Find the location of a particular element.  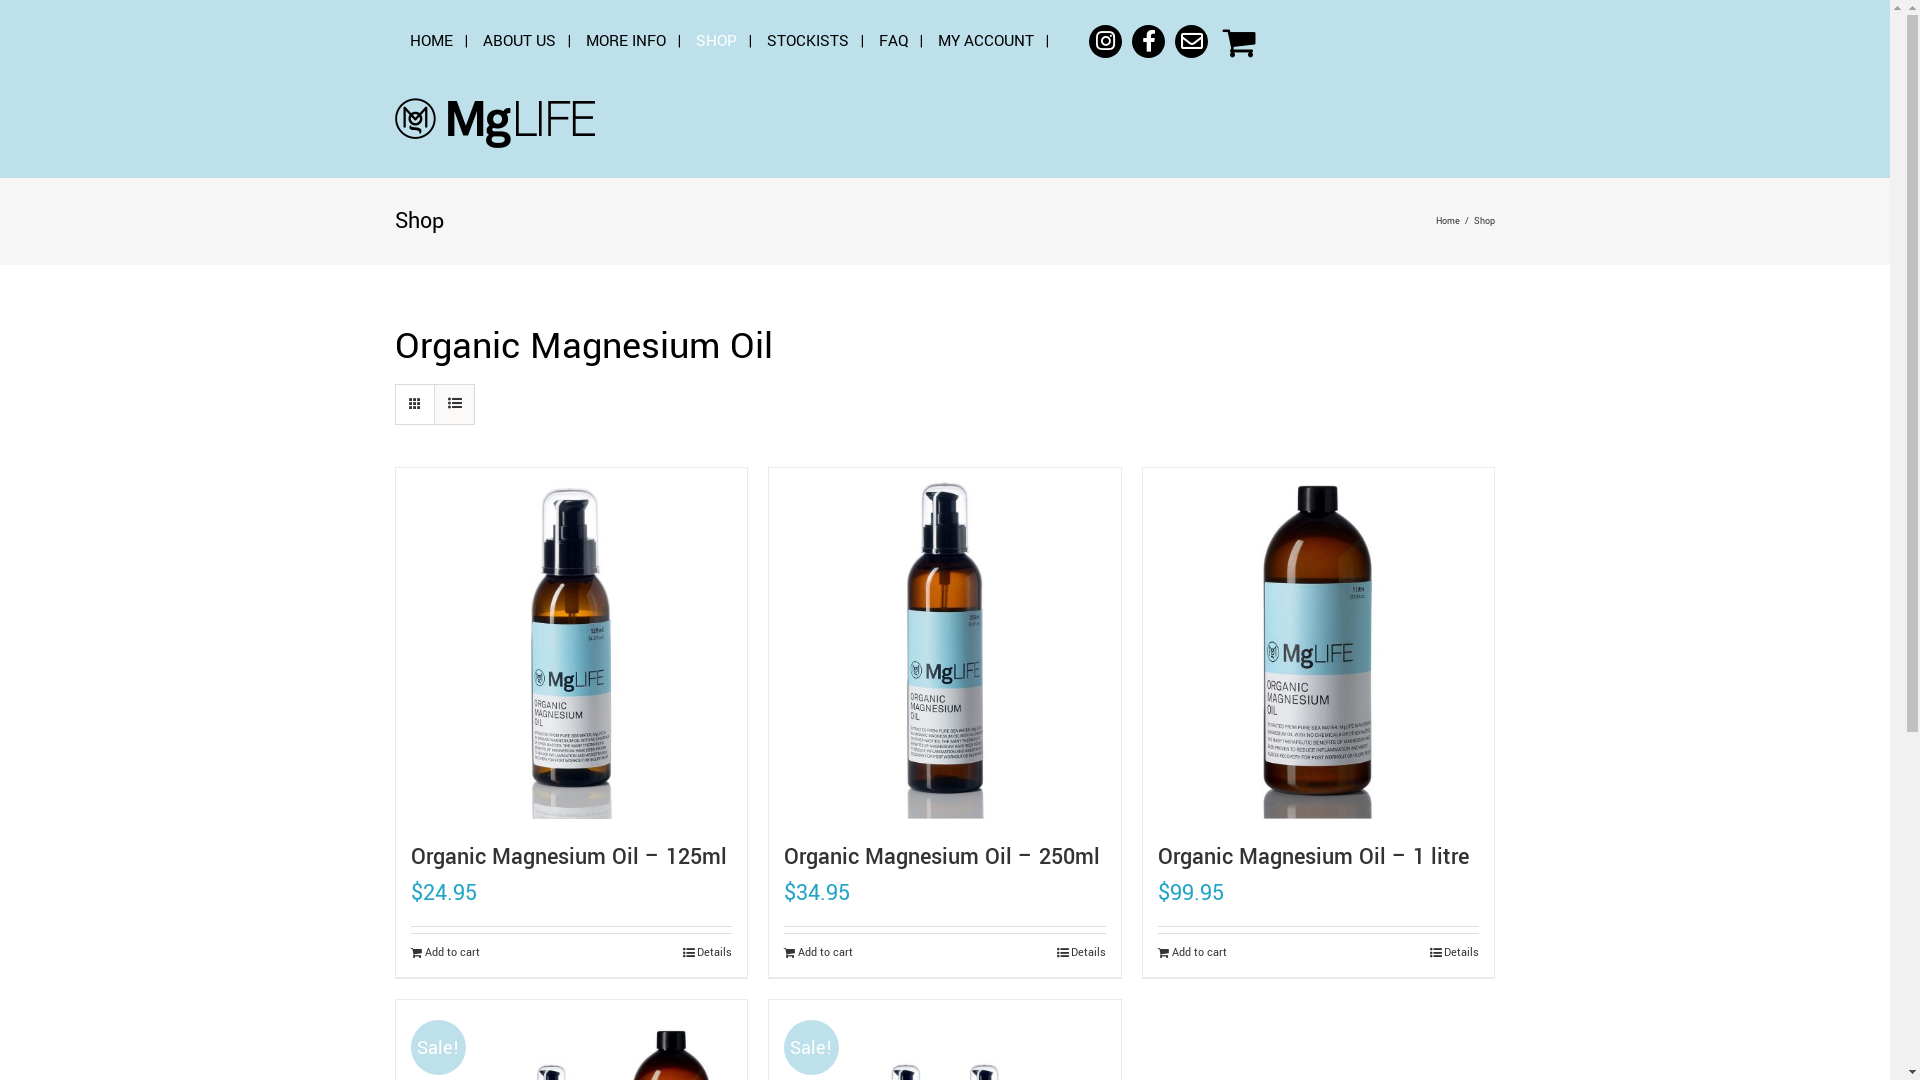

'MORE INFO' is located at coordinates (624, 41).